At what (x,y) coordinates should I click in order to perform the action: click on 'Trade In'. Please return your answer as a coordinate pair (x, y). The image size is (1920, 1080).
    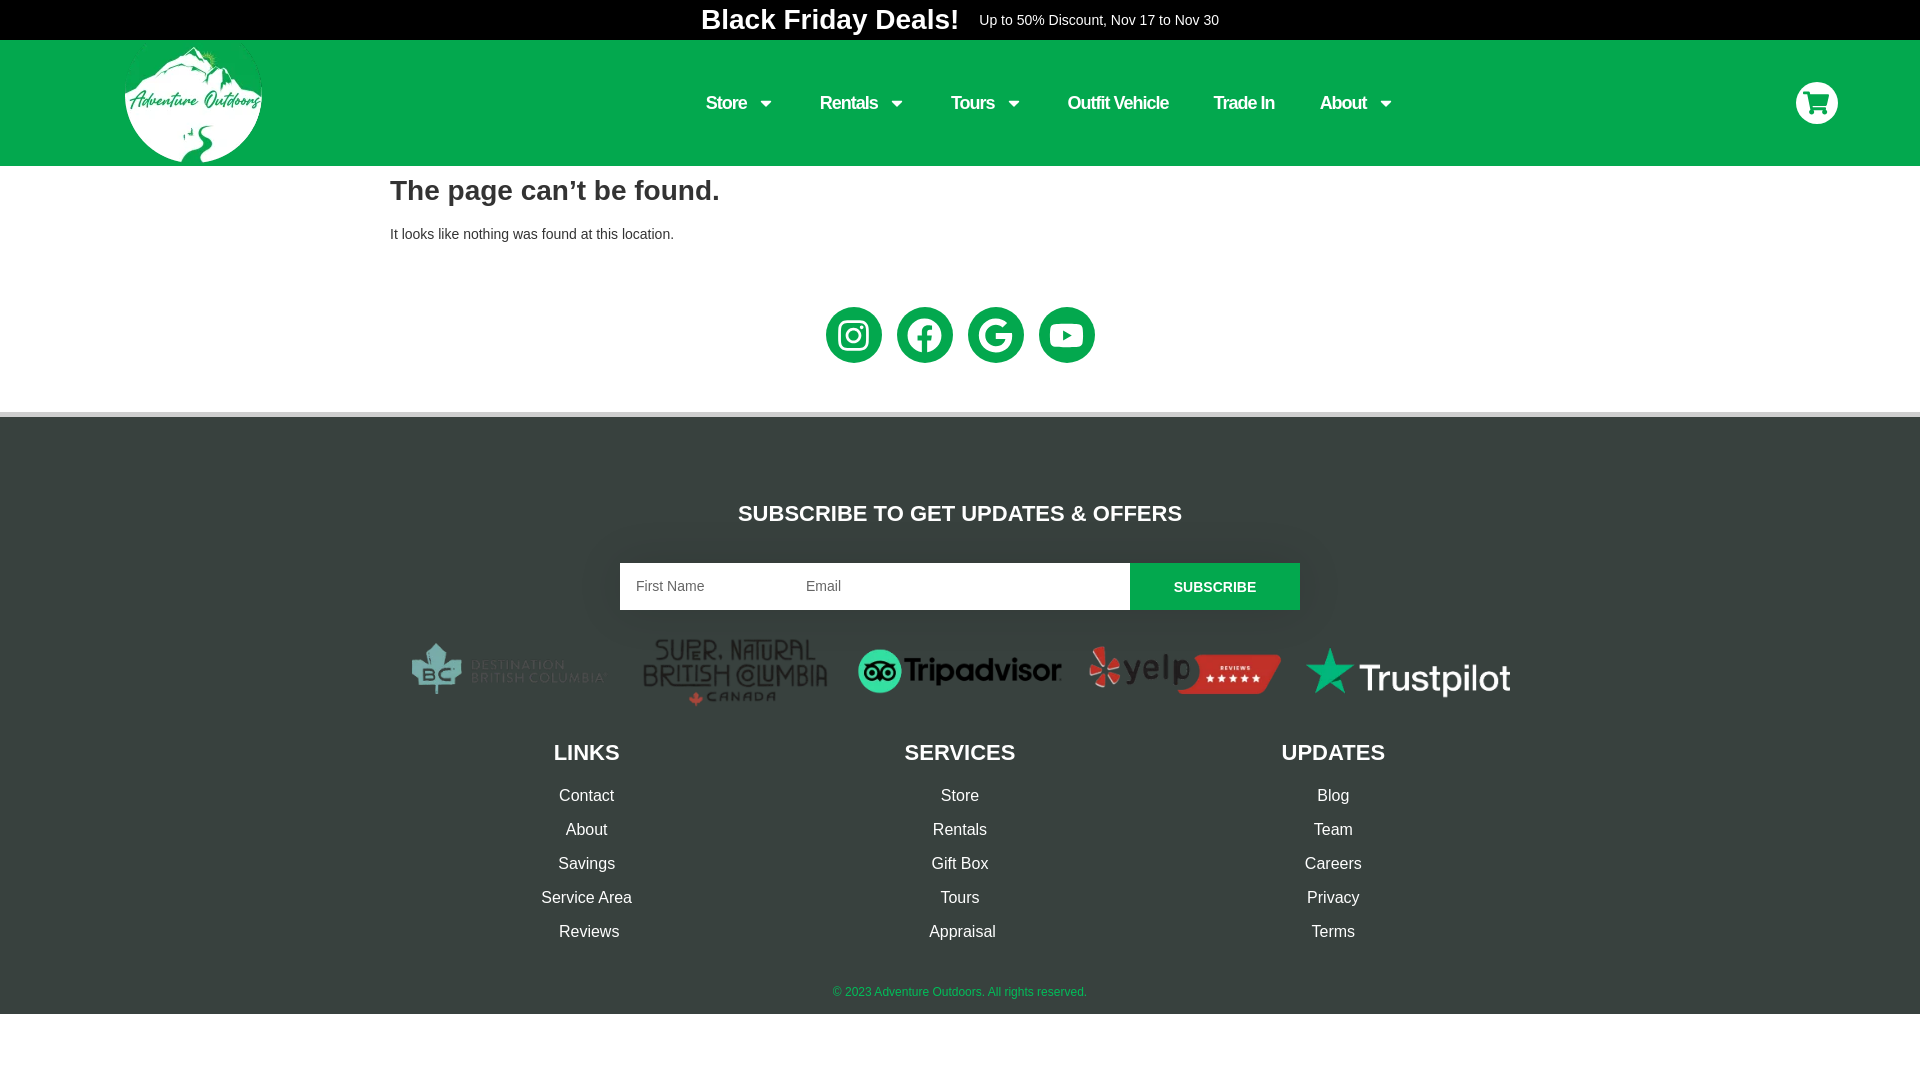
    Looking at the image, I should click on (1243, 103).